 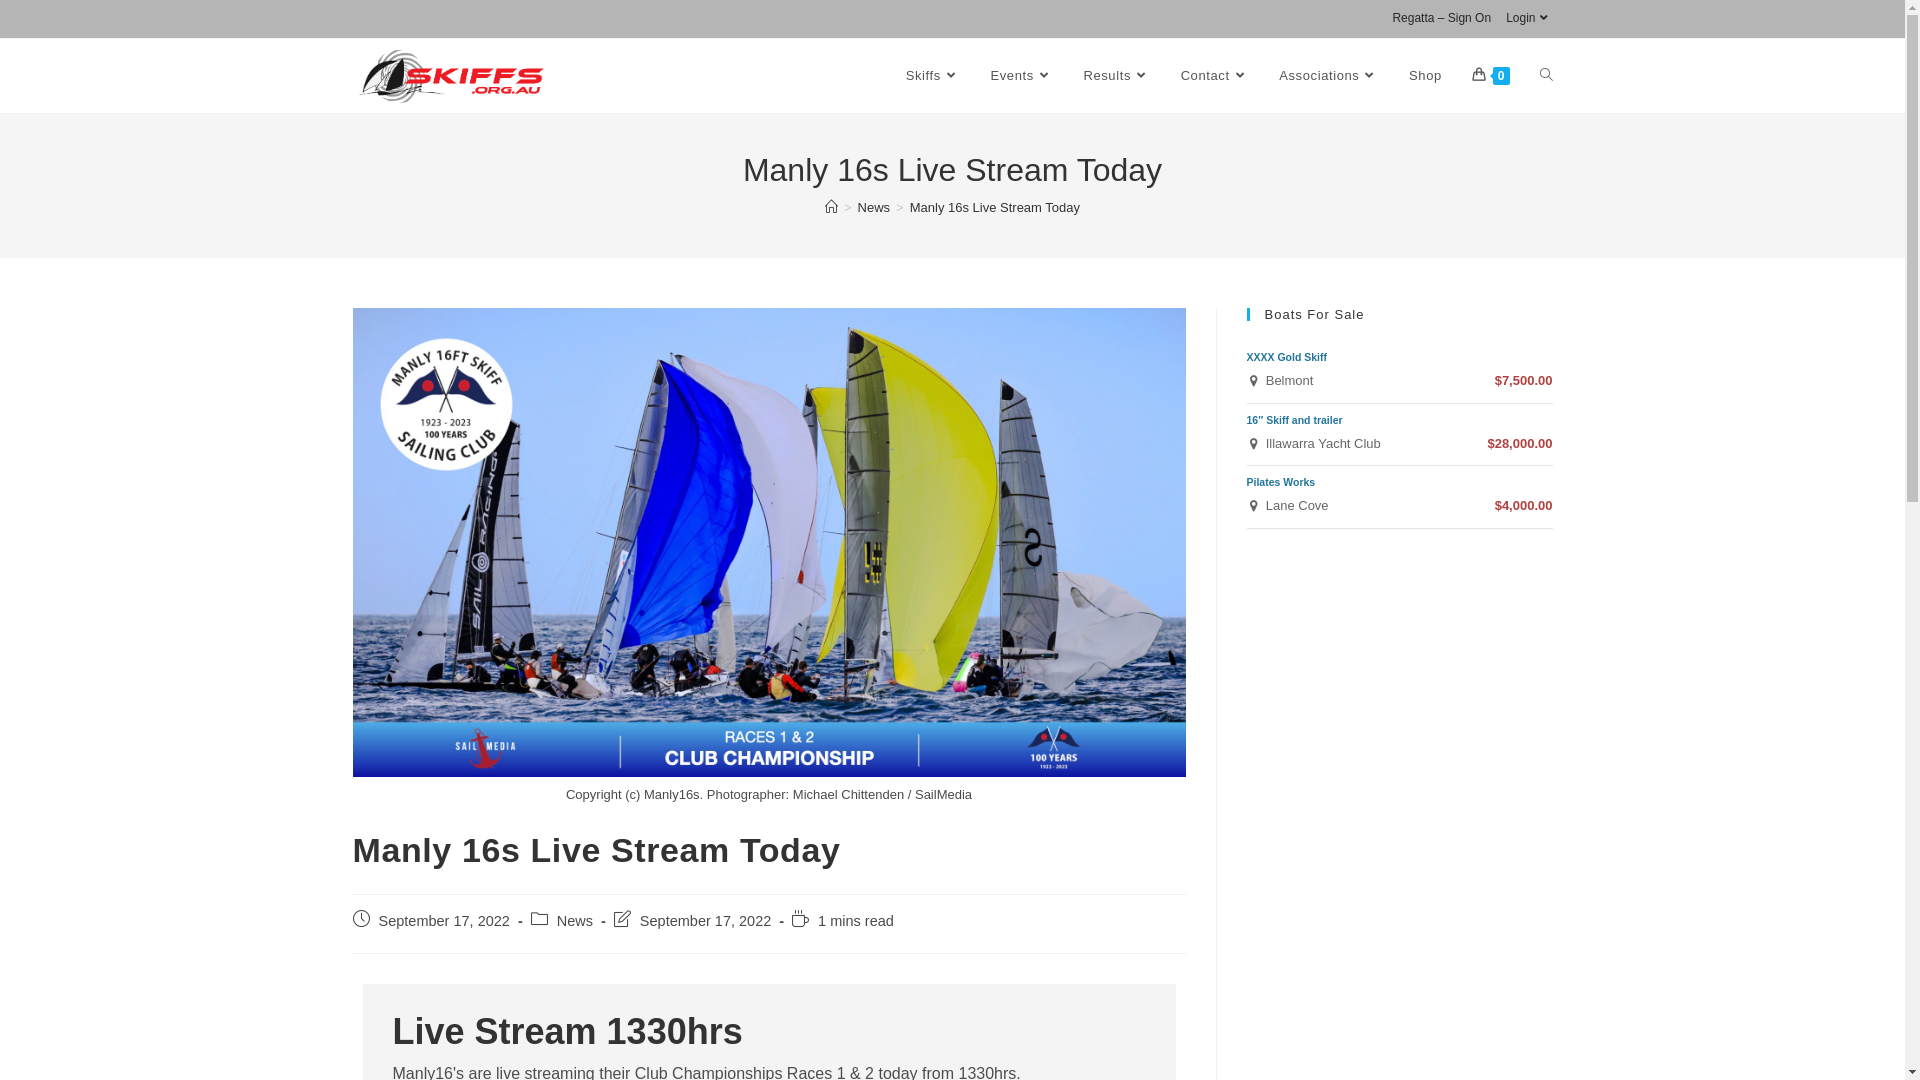 I want to click on 'News', so click(x=574, y=921).